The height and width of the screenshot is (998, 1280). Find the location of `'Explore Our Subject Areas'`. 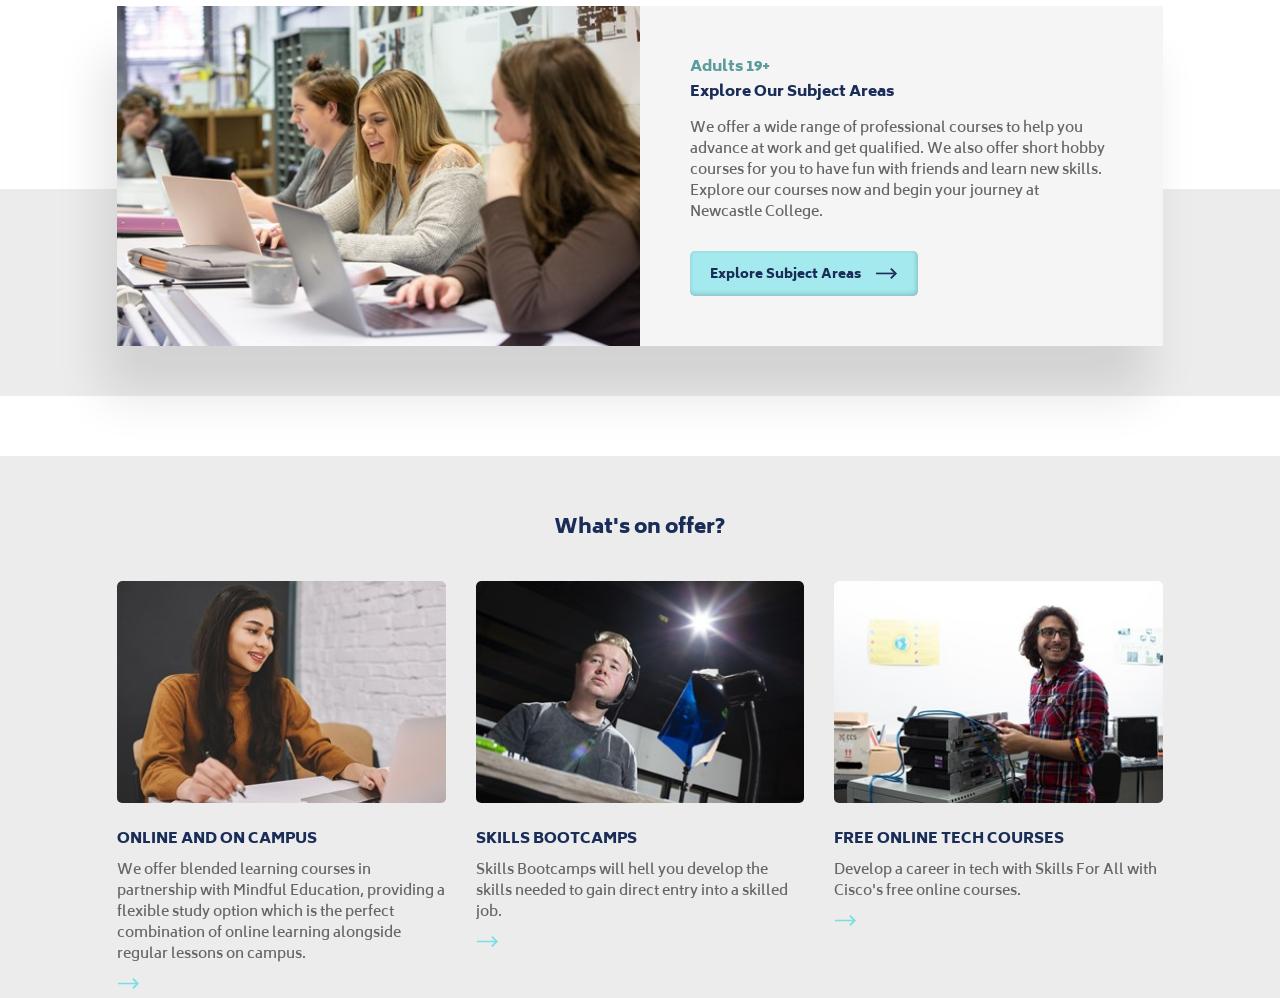

'Explore Our Subject Areas' is located at coordinates (791, 89).